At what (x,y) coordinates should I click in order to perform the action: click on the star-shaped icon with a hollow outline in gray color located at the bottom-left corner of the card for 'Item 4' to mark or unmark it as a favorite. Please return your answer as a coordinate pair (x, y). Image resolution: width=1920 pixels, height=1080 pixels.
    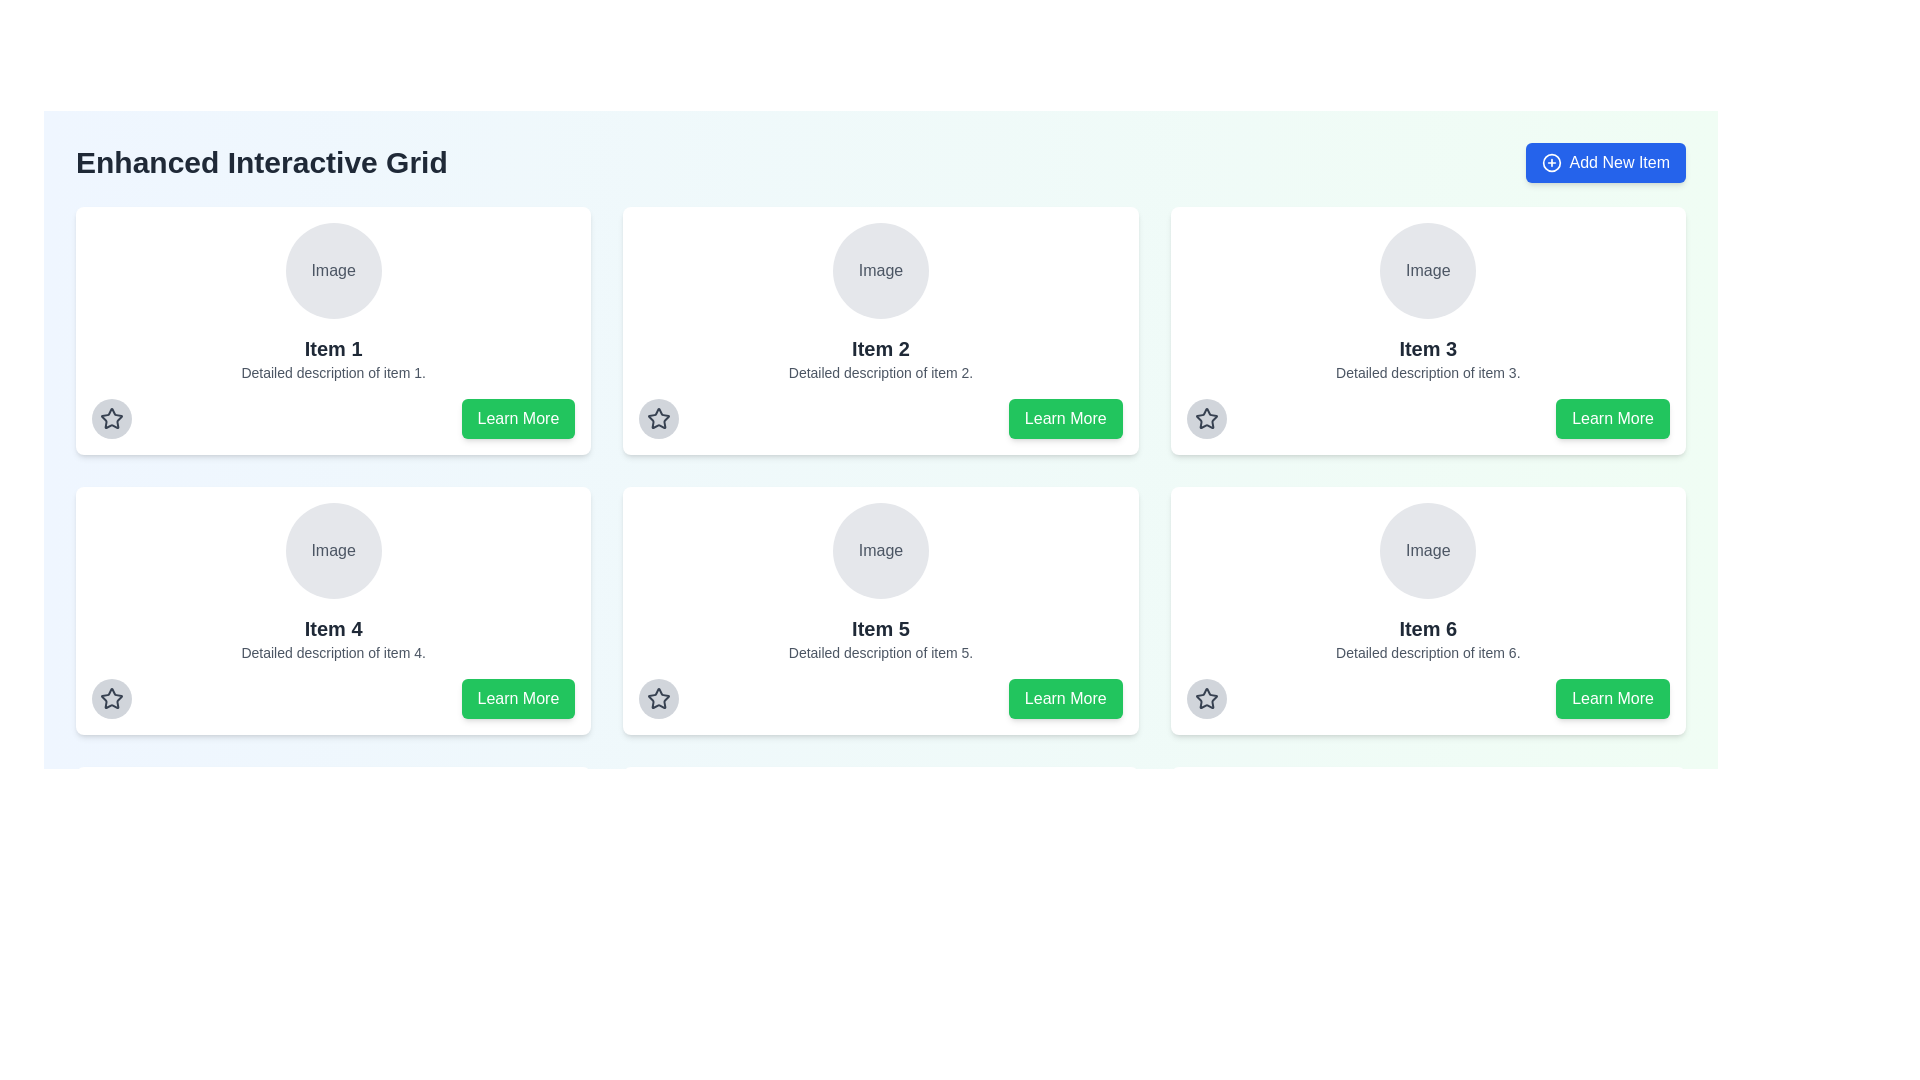
    Looking at the image, I should click on (110, 697).